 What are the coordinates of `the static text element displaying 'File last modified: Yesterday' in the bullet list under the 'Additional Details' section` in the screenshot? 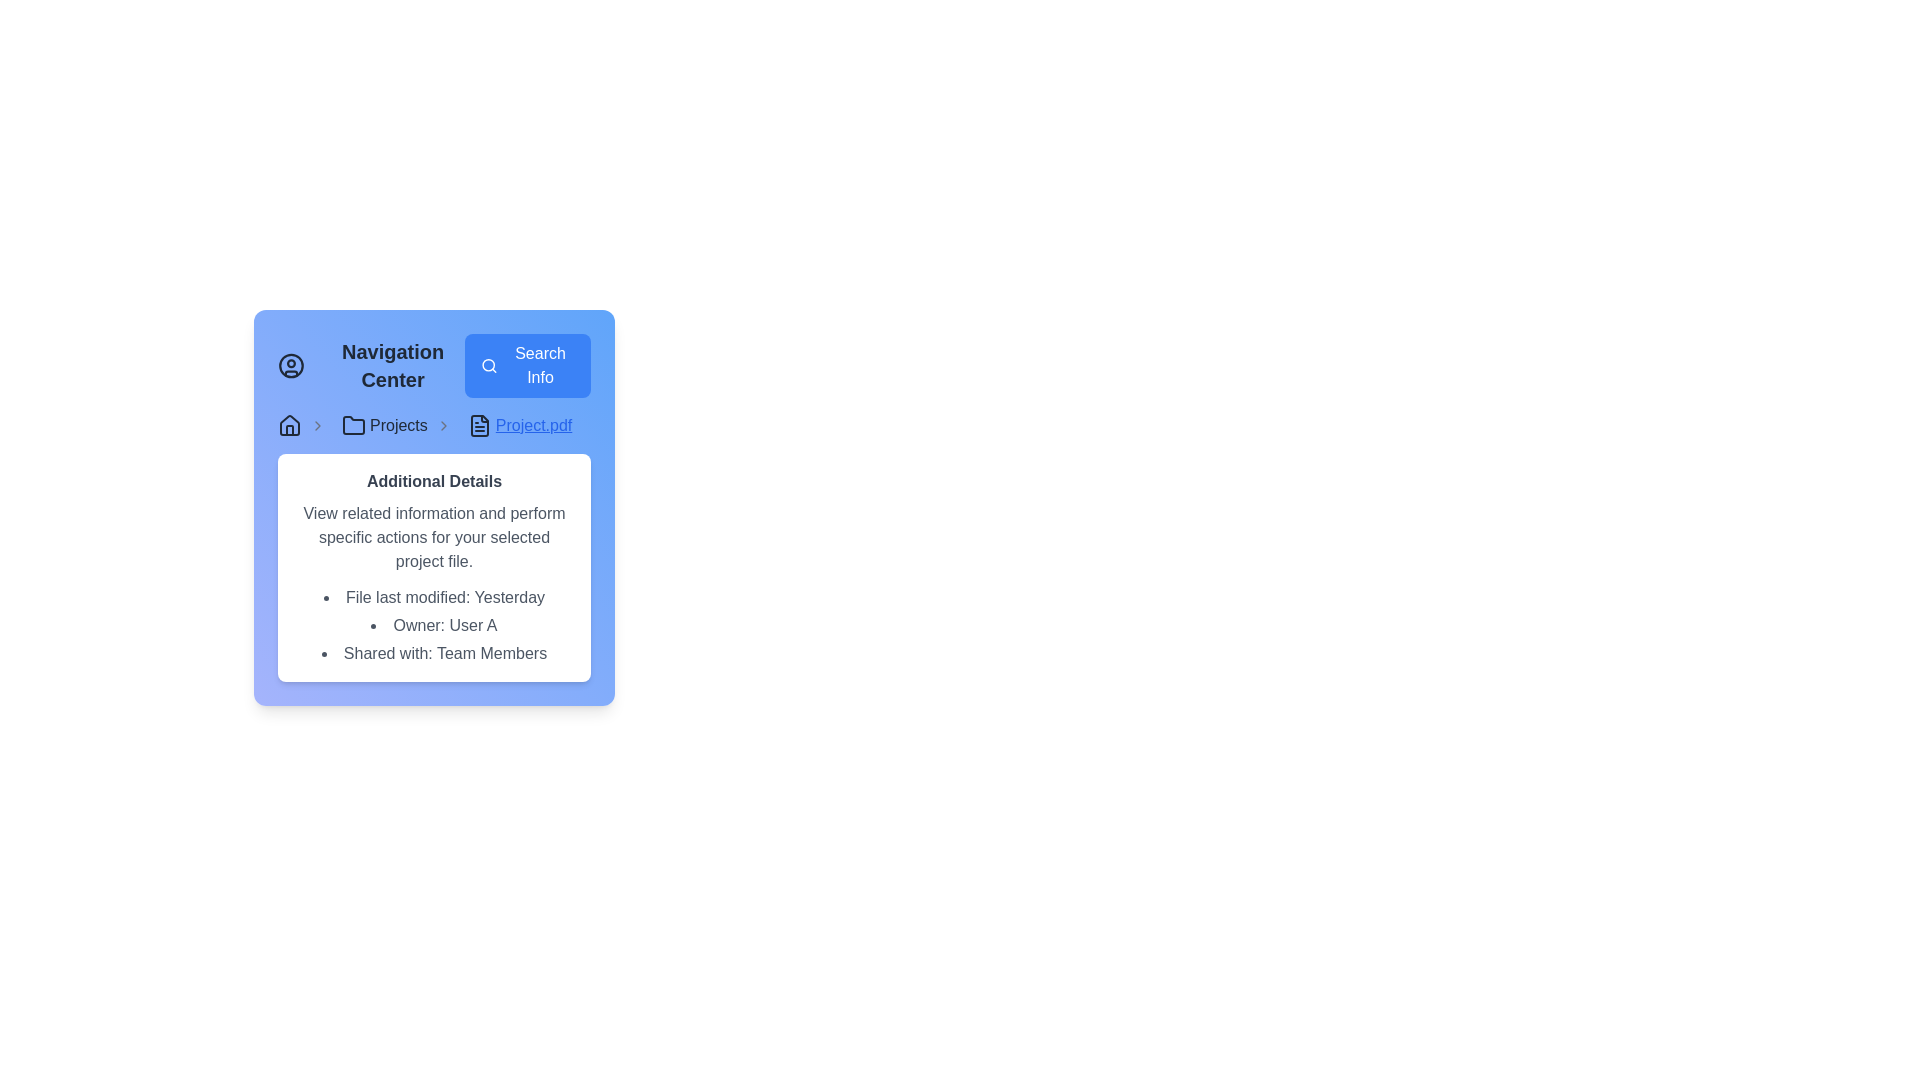 It's located at (433, 596).